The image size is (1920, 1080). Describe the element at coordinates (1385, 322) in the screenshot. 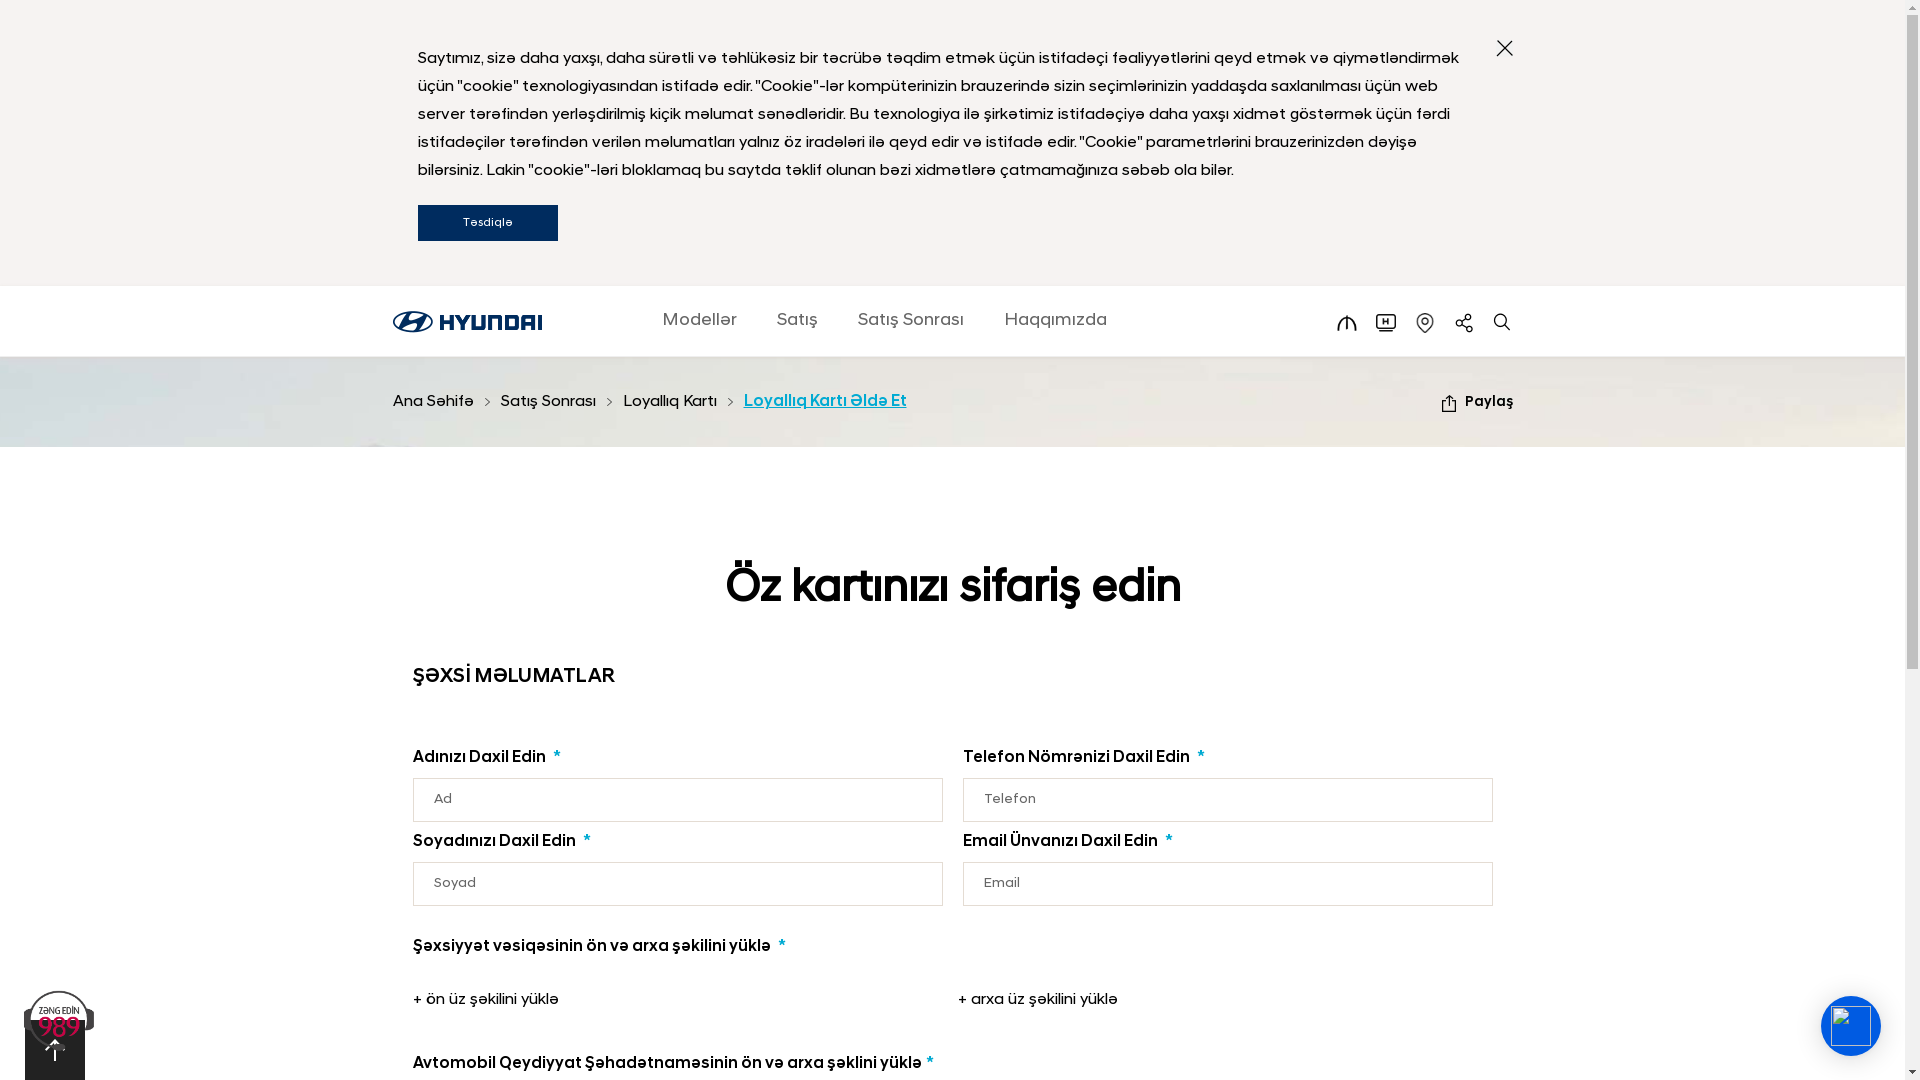

I see `'Hyundai Tv'` at that location.